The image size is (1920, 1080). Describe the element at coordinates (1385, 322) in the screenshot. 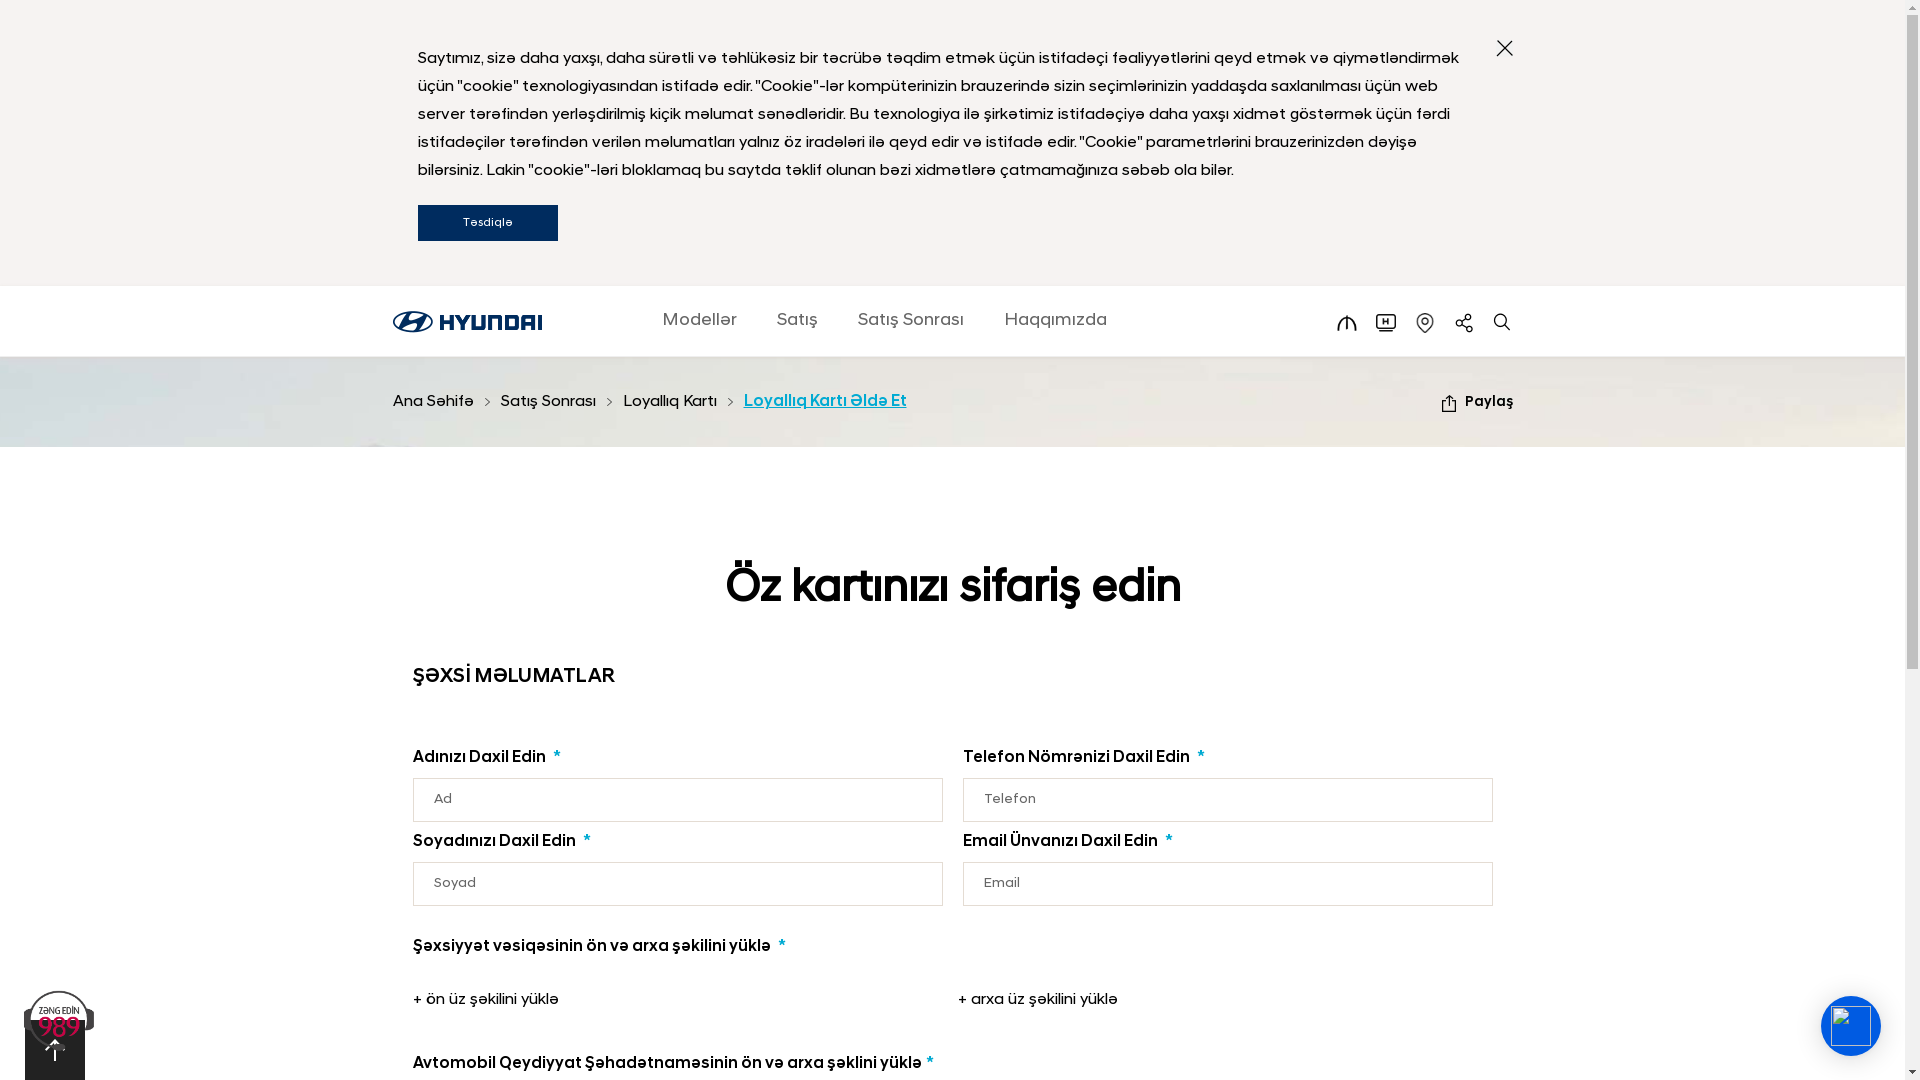

I see `'Hyundai Tv'` at that location.